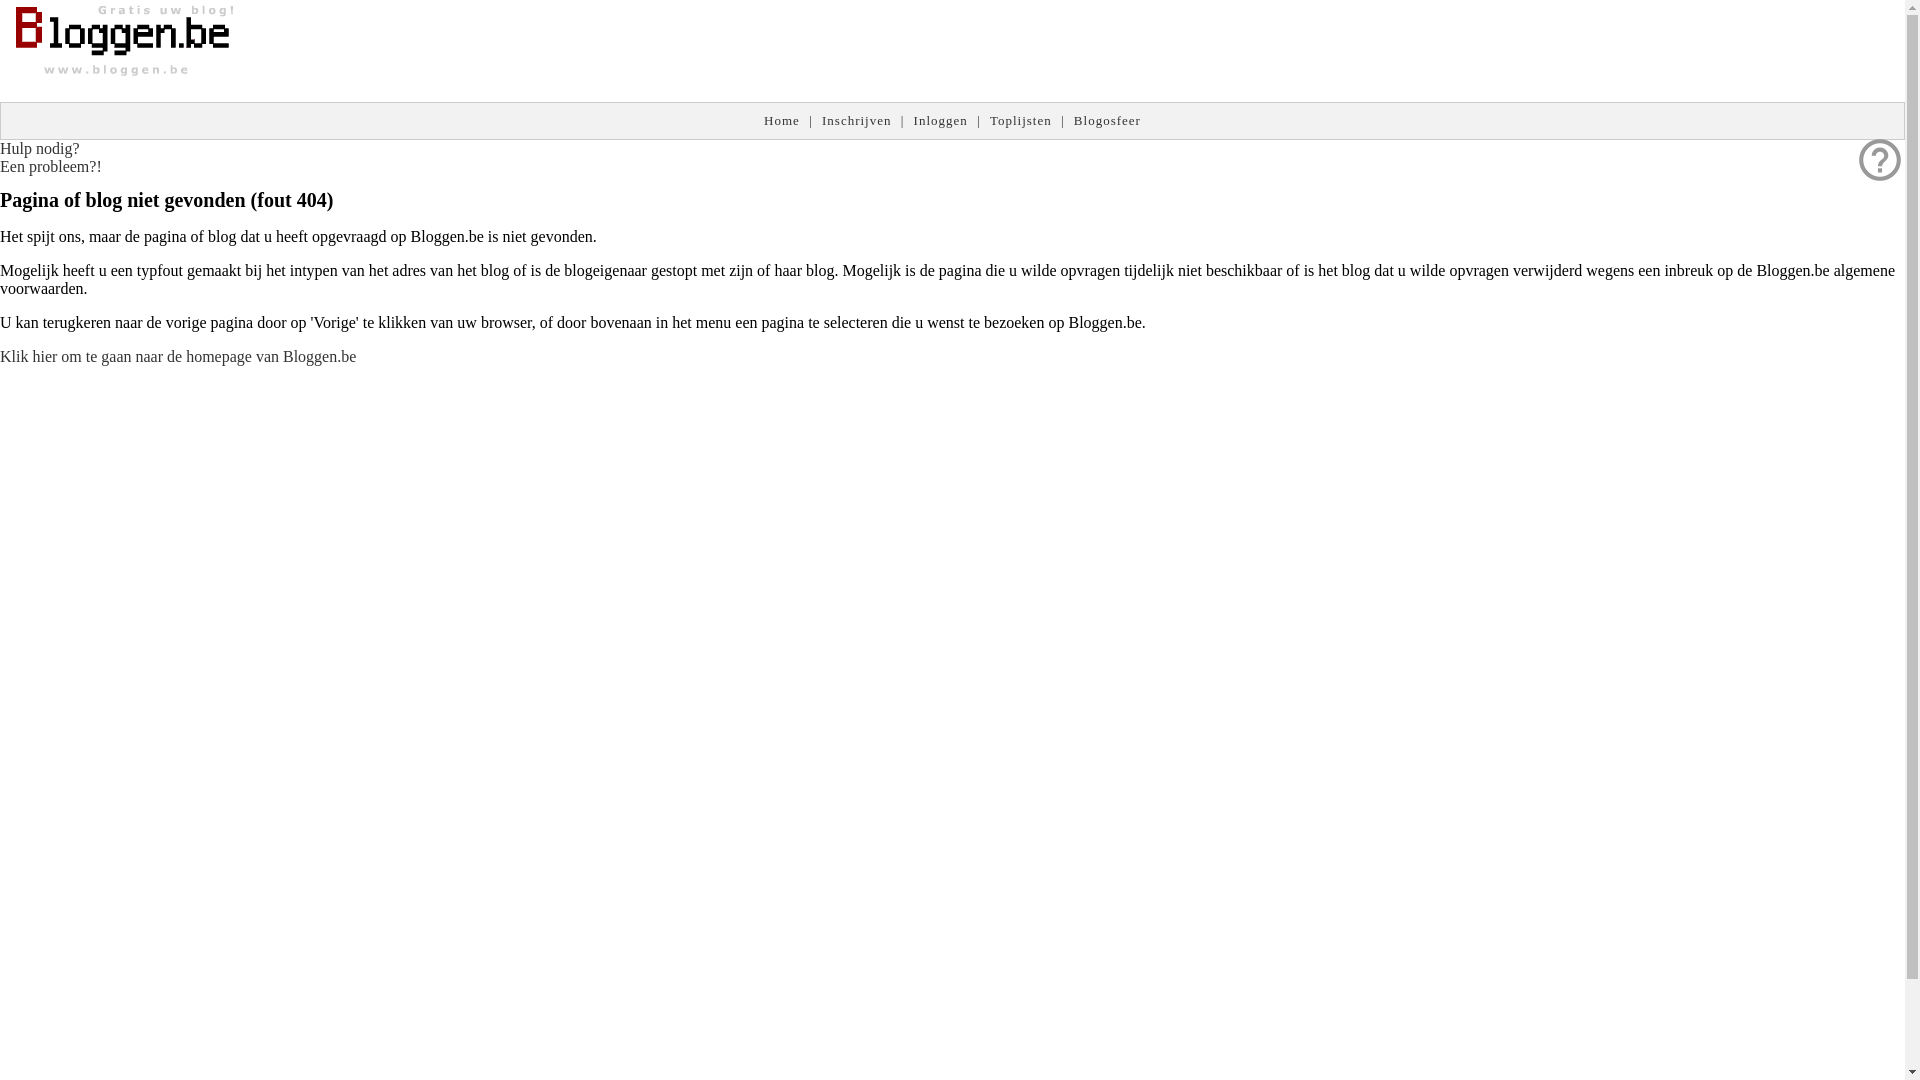  What do you see at coordinates (989, 120) in the screenshot?
I see `'Toplijsten'` at bounding box center [989, 120].